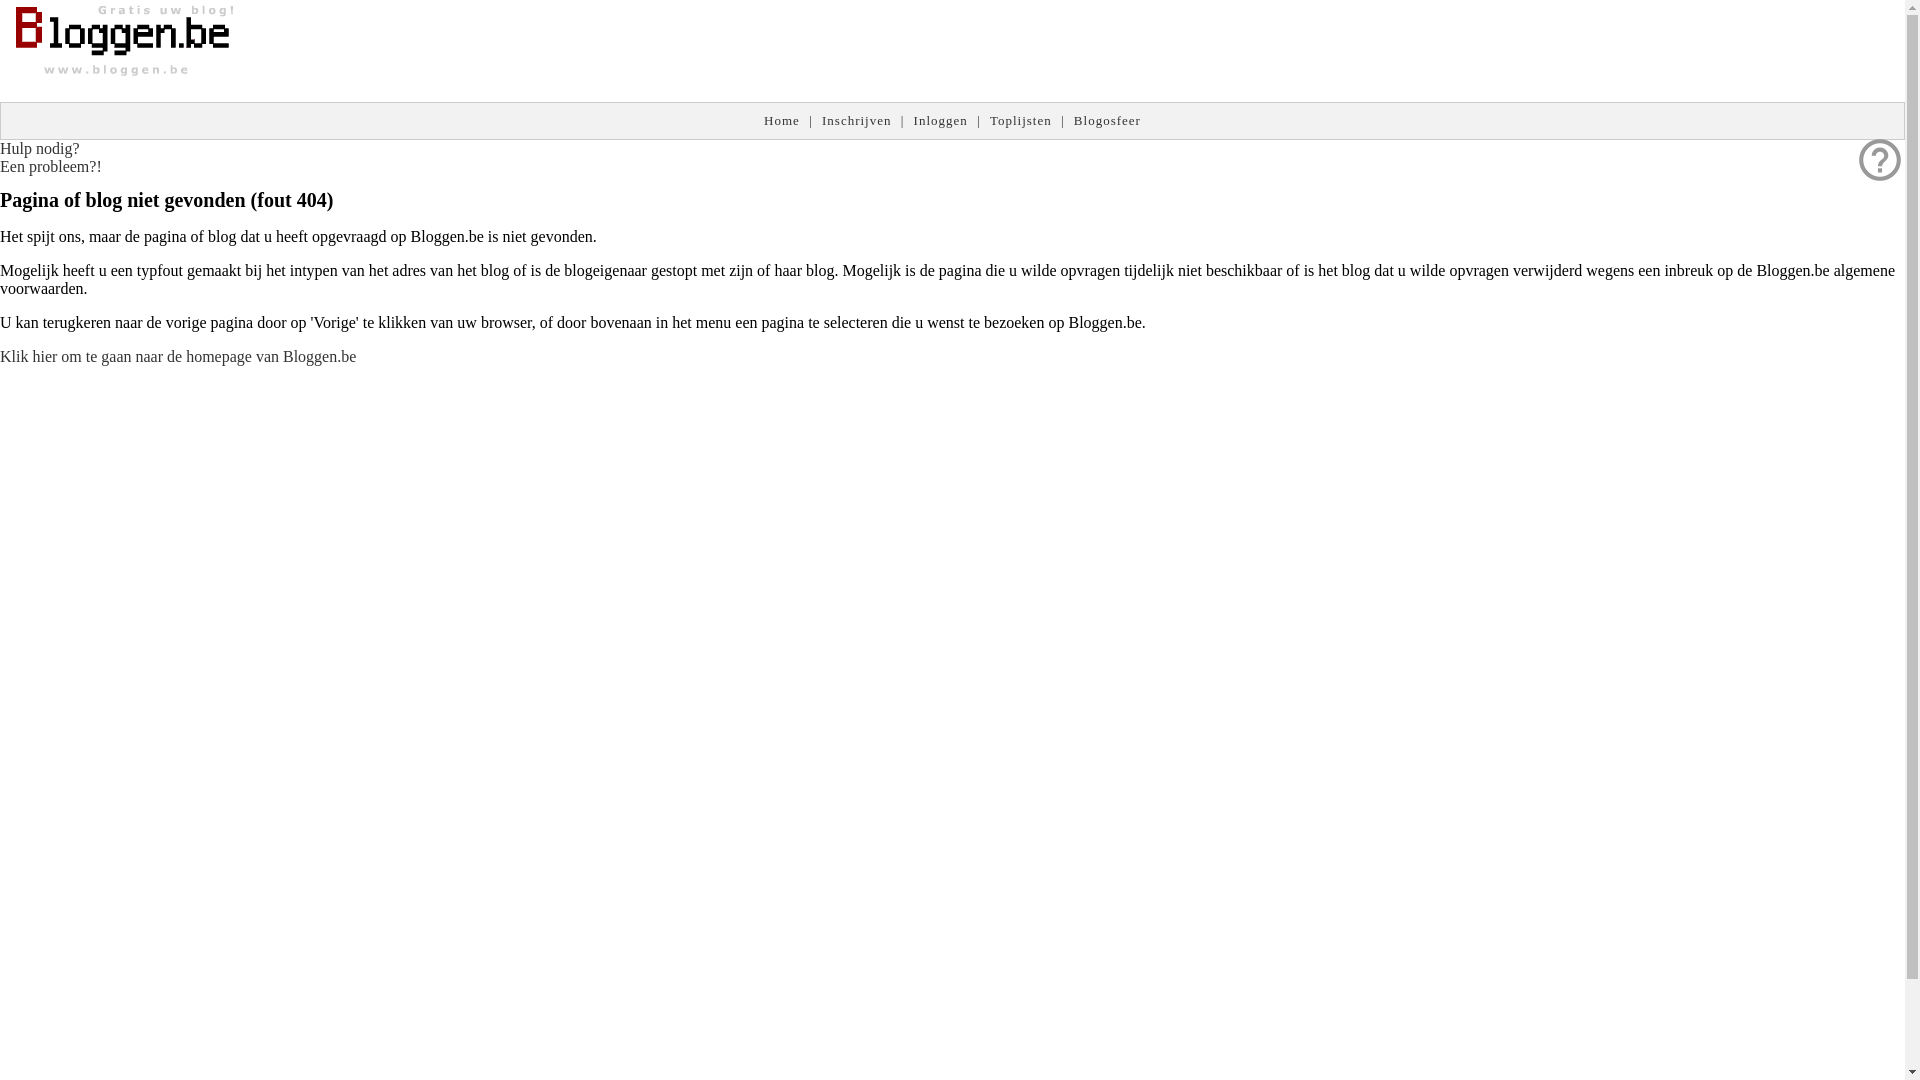  What do you see at coordinates (989, 120) in the screenshot?
I see `'Toplijsten'` at bounding box center [989, 120].